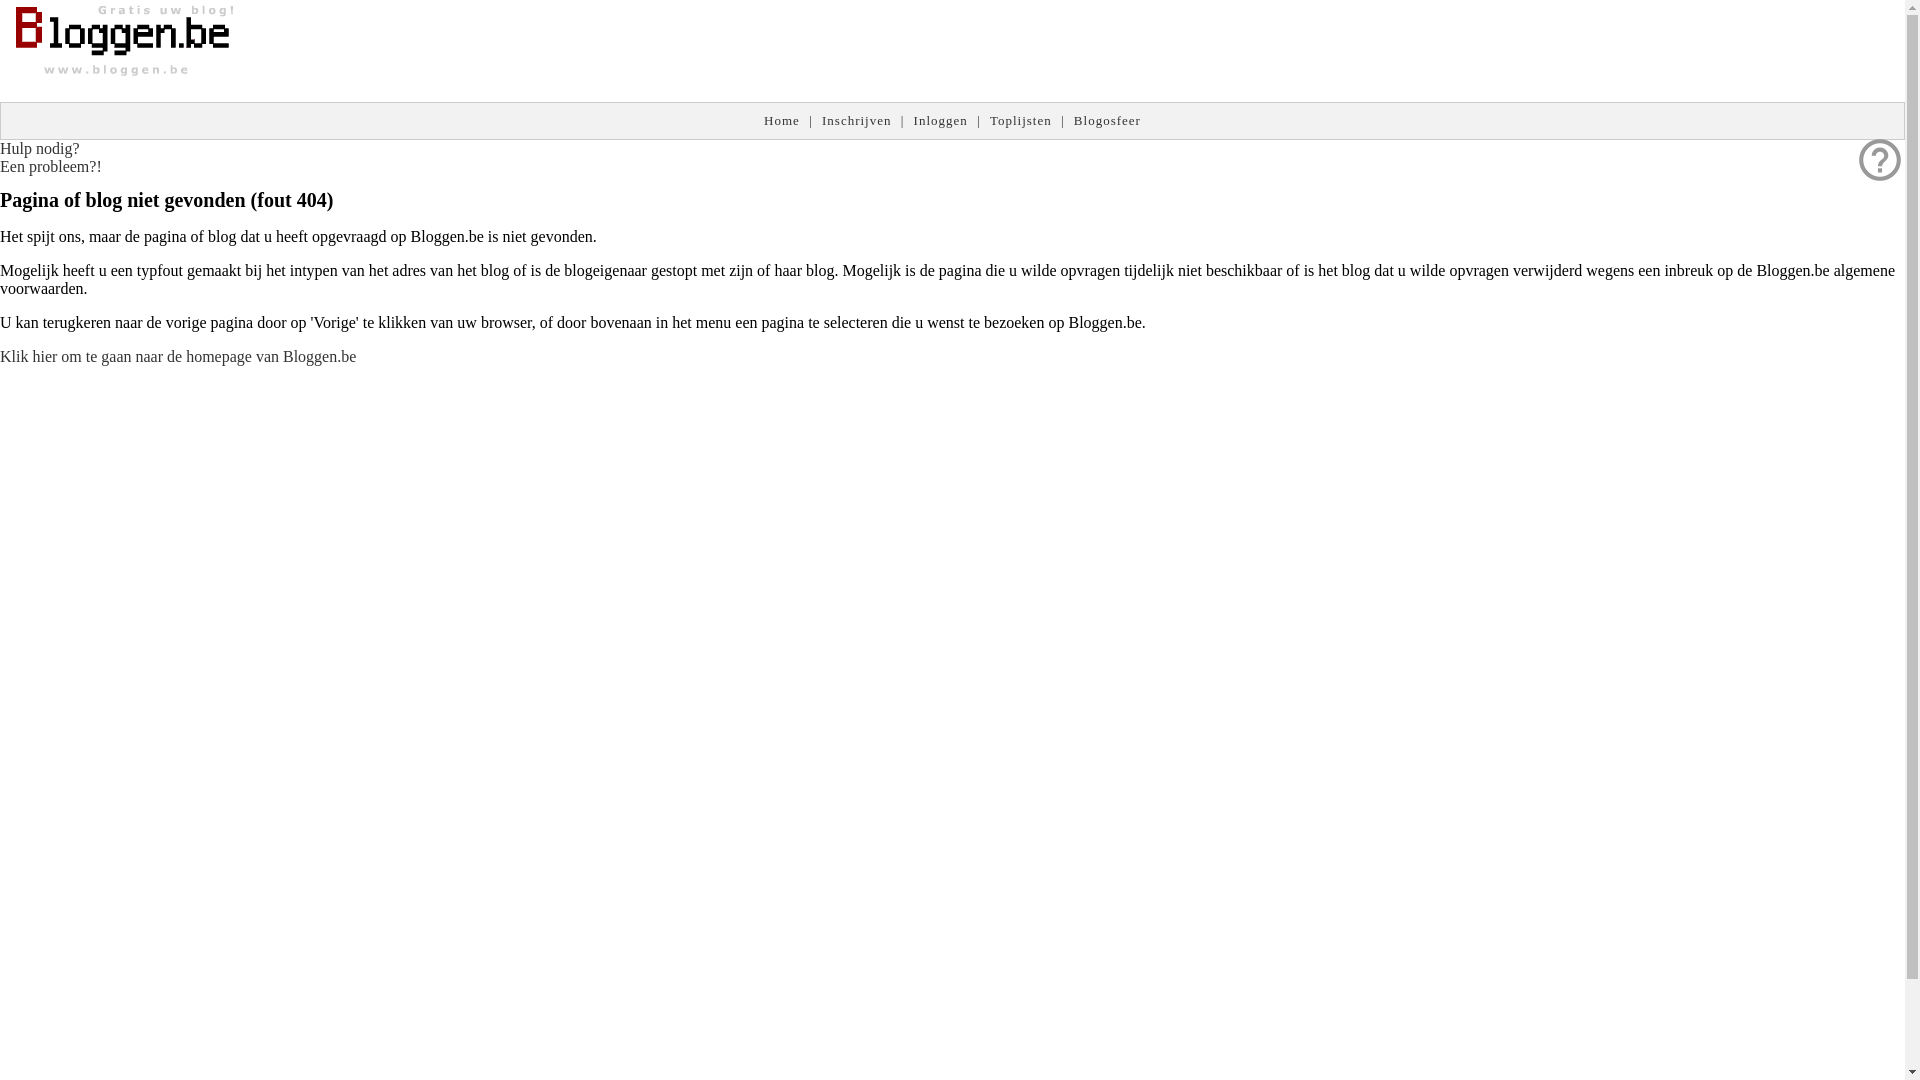  What do you see at coordinates (989, 120) in the screenshot?
I see `'Toplijsten'` at bounding box center [989, 120].